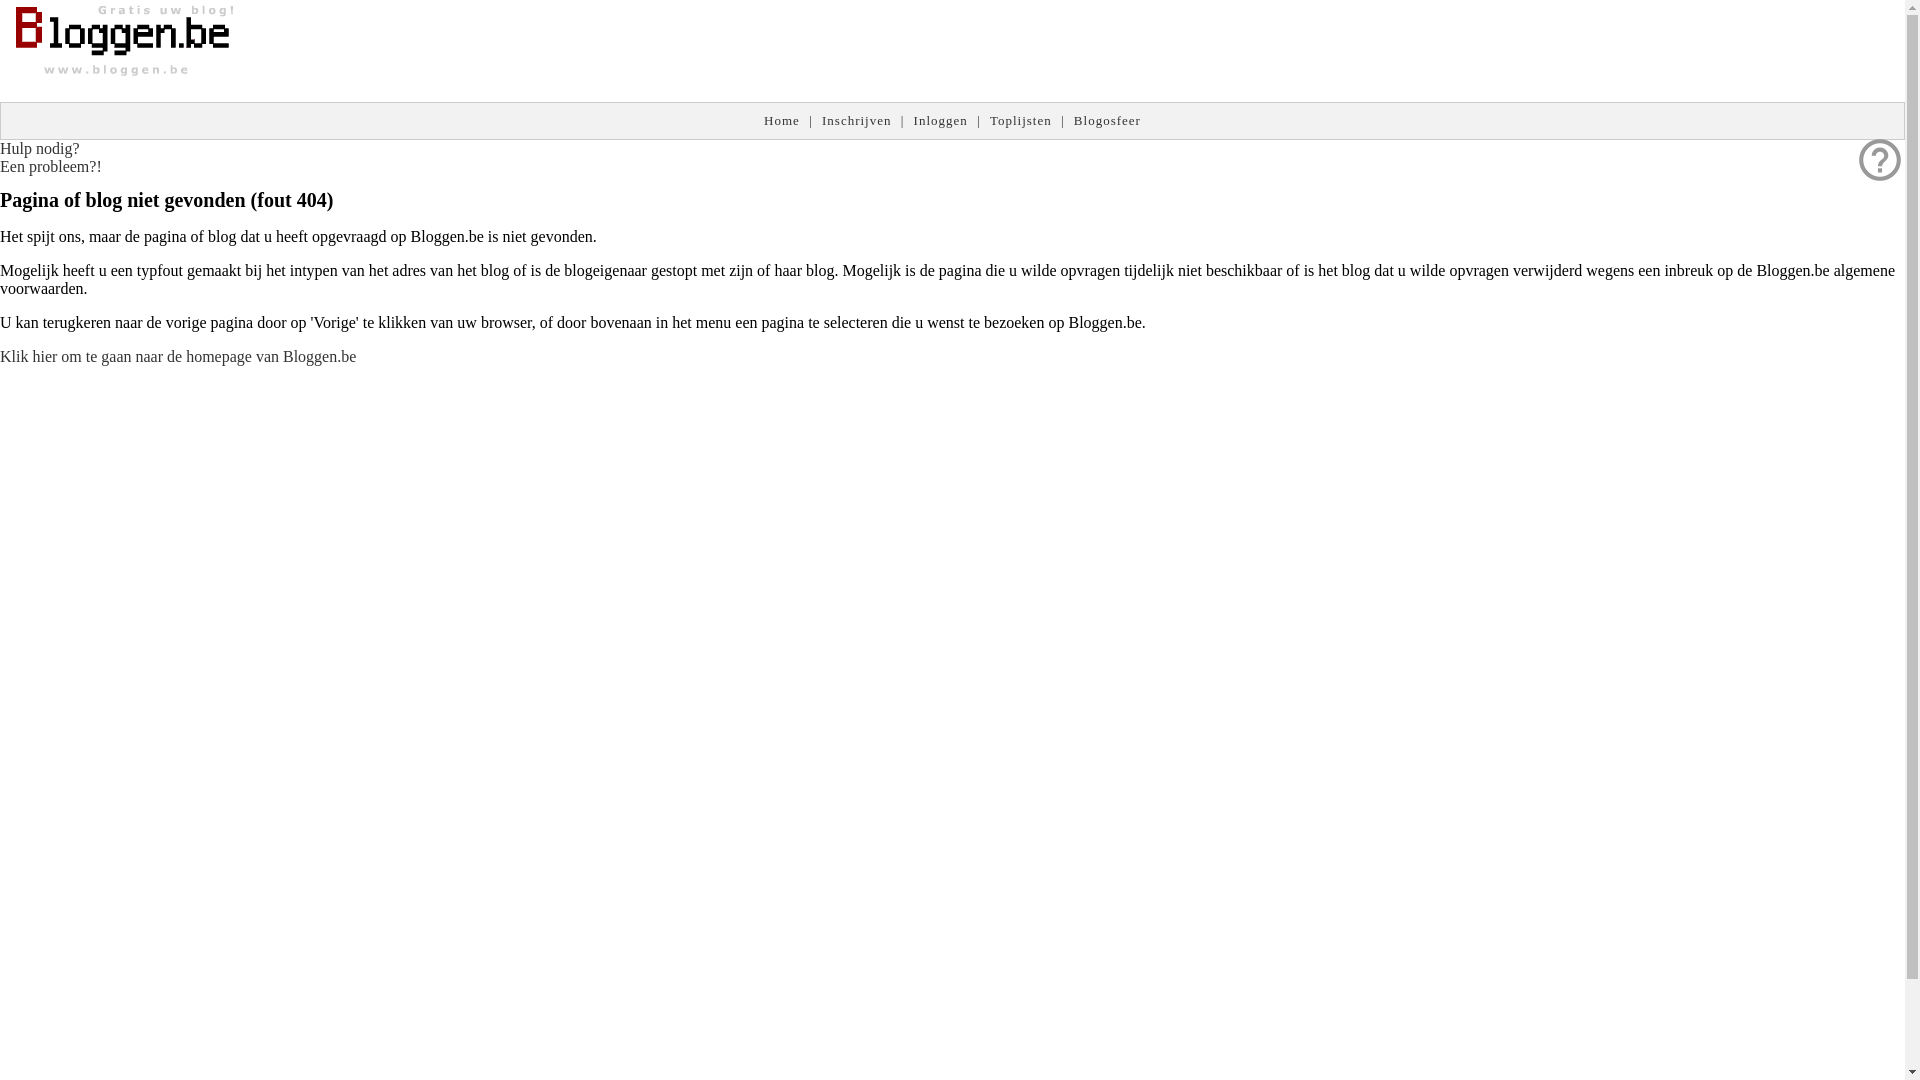  What do you see at coordinates (989, 120) in the screenshot?
I see `'Toplijsten'` at bounding box center [989, 120].